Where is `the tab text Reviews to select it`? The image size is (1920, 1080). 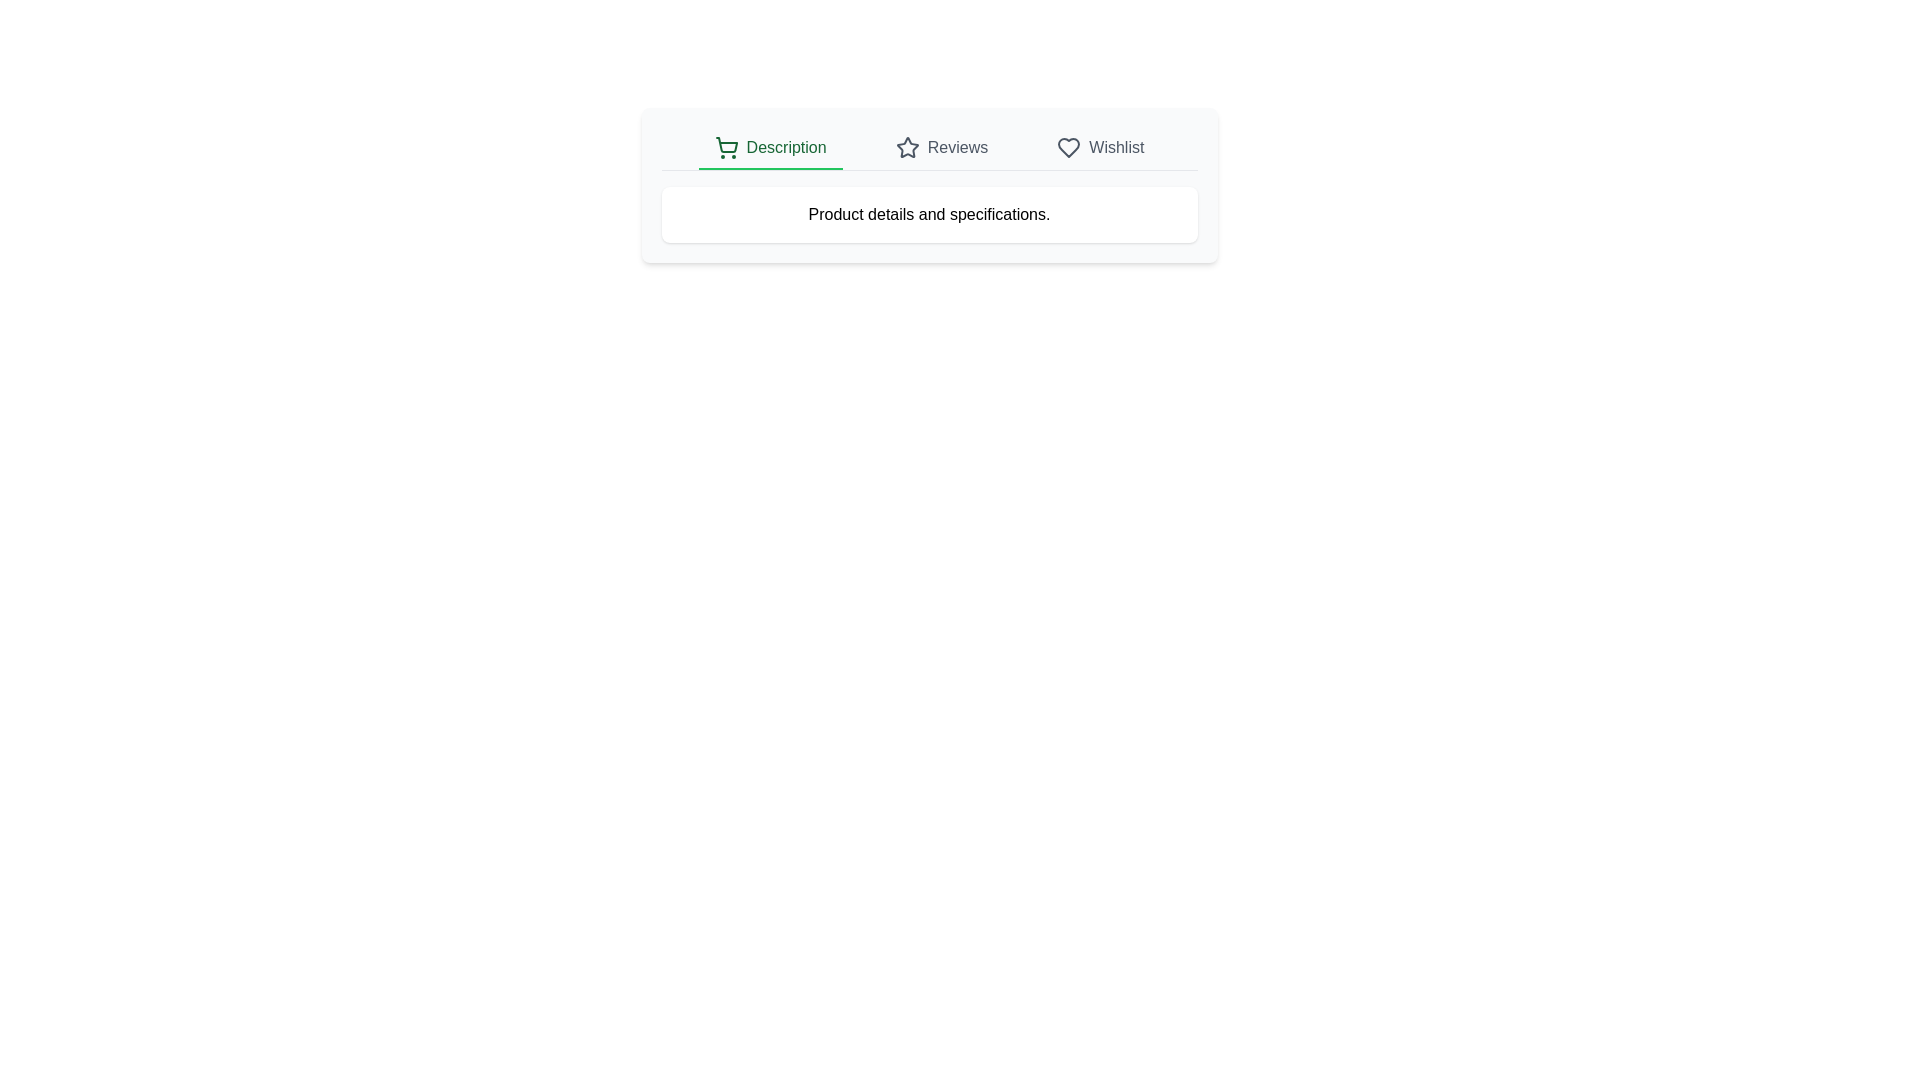
the tab text Reviews to select it is located at coordinates (940, 148).